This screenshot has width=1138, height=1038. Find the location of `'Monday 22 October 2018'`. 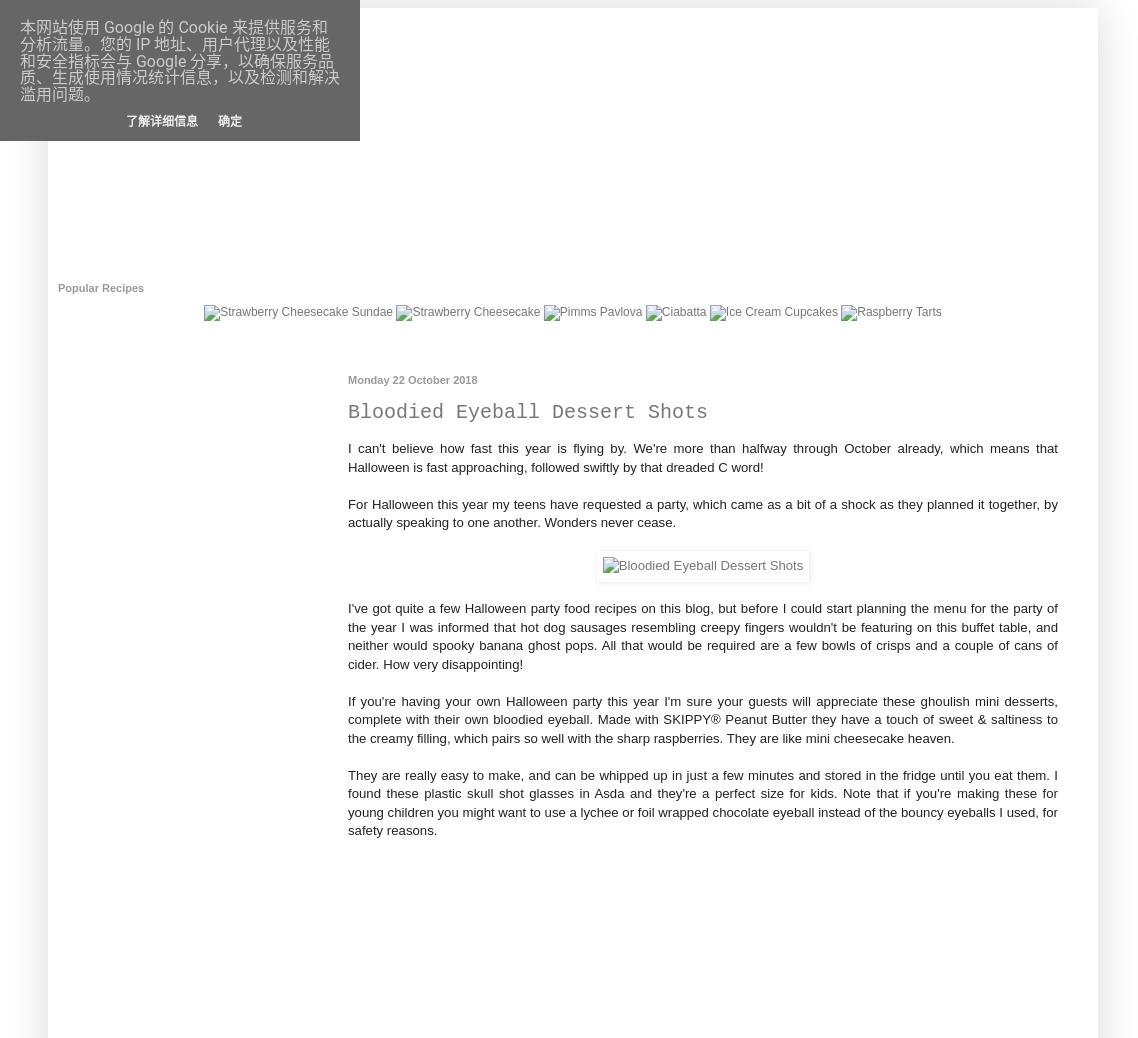

'Monday 22 October 2018' is located at coordinates (411, 380).